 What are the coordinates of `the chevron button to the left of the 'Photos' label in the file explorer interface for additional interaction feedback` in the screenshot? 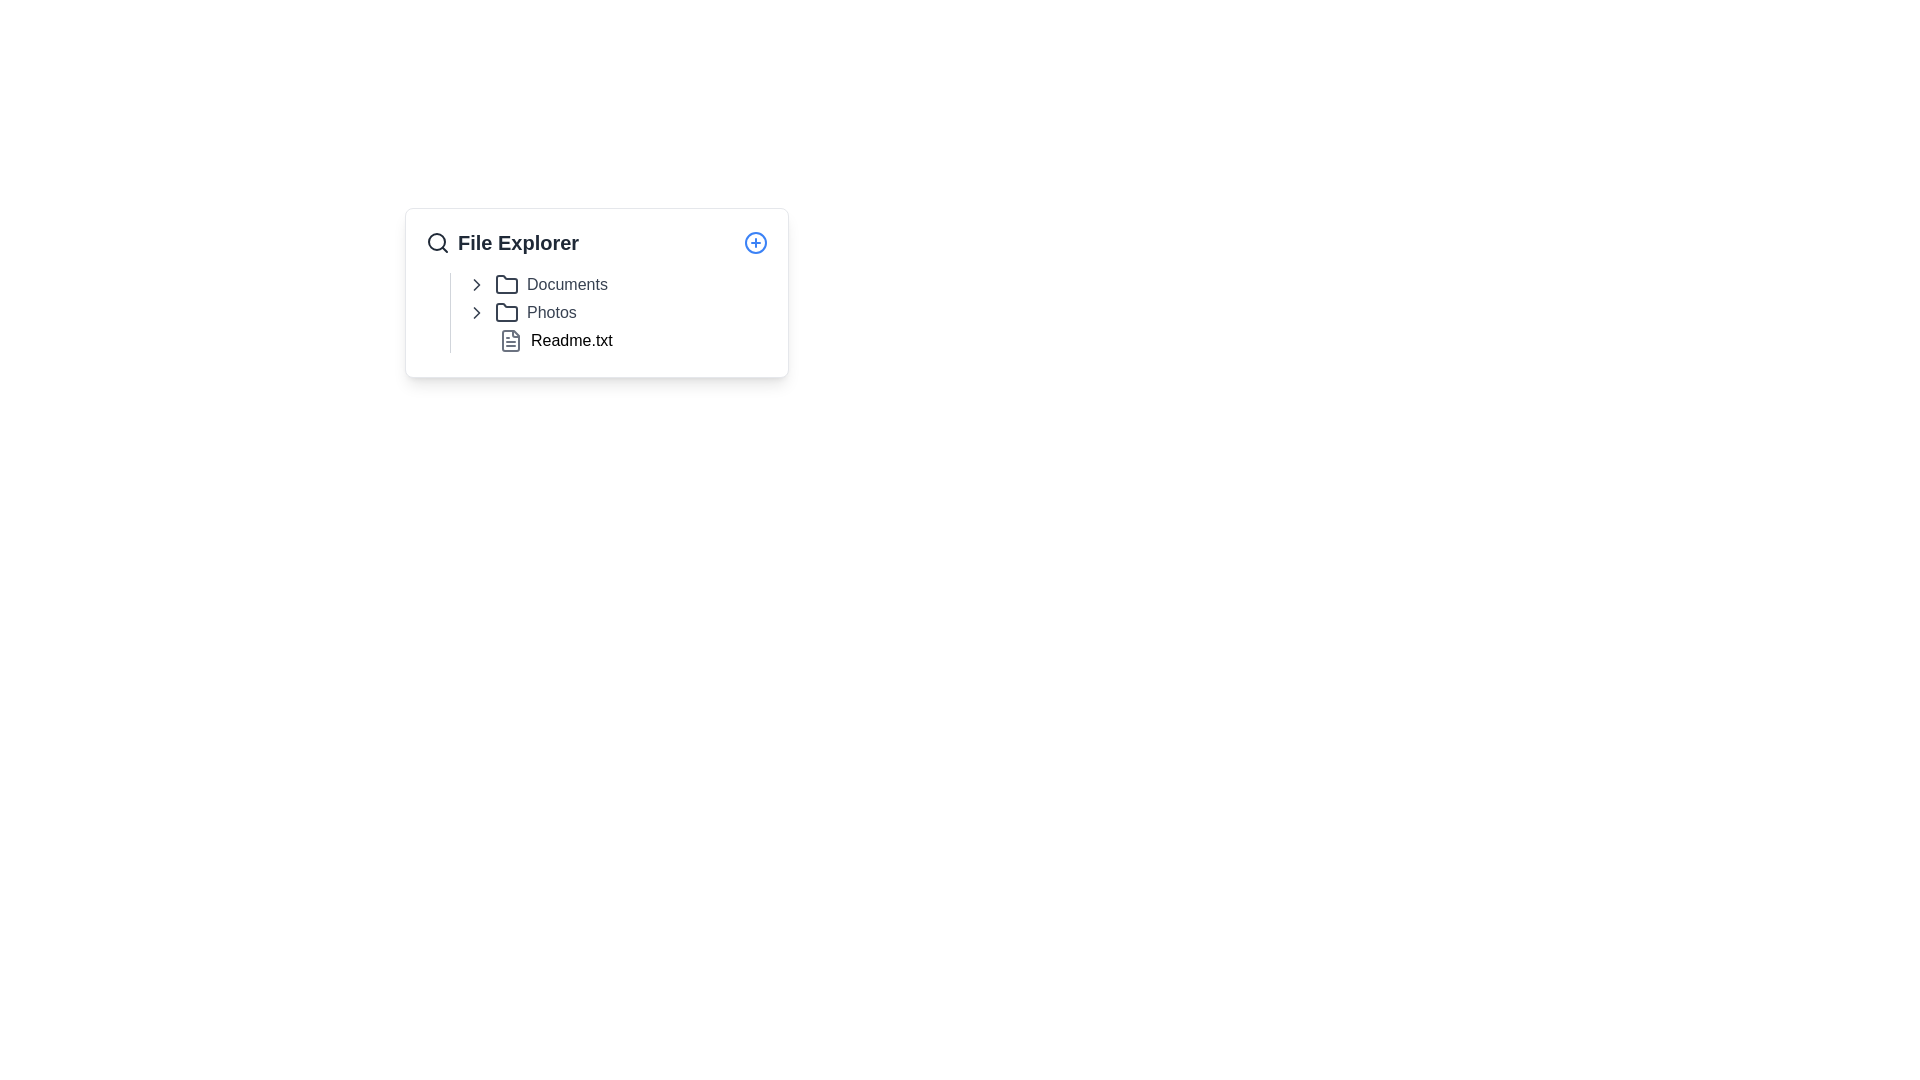 It's located at (475, 312).